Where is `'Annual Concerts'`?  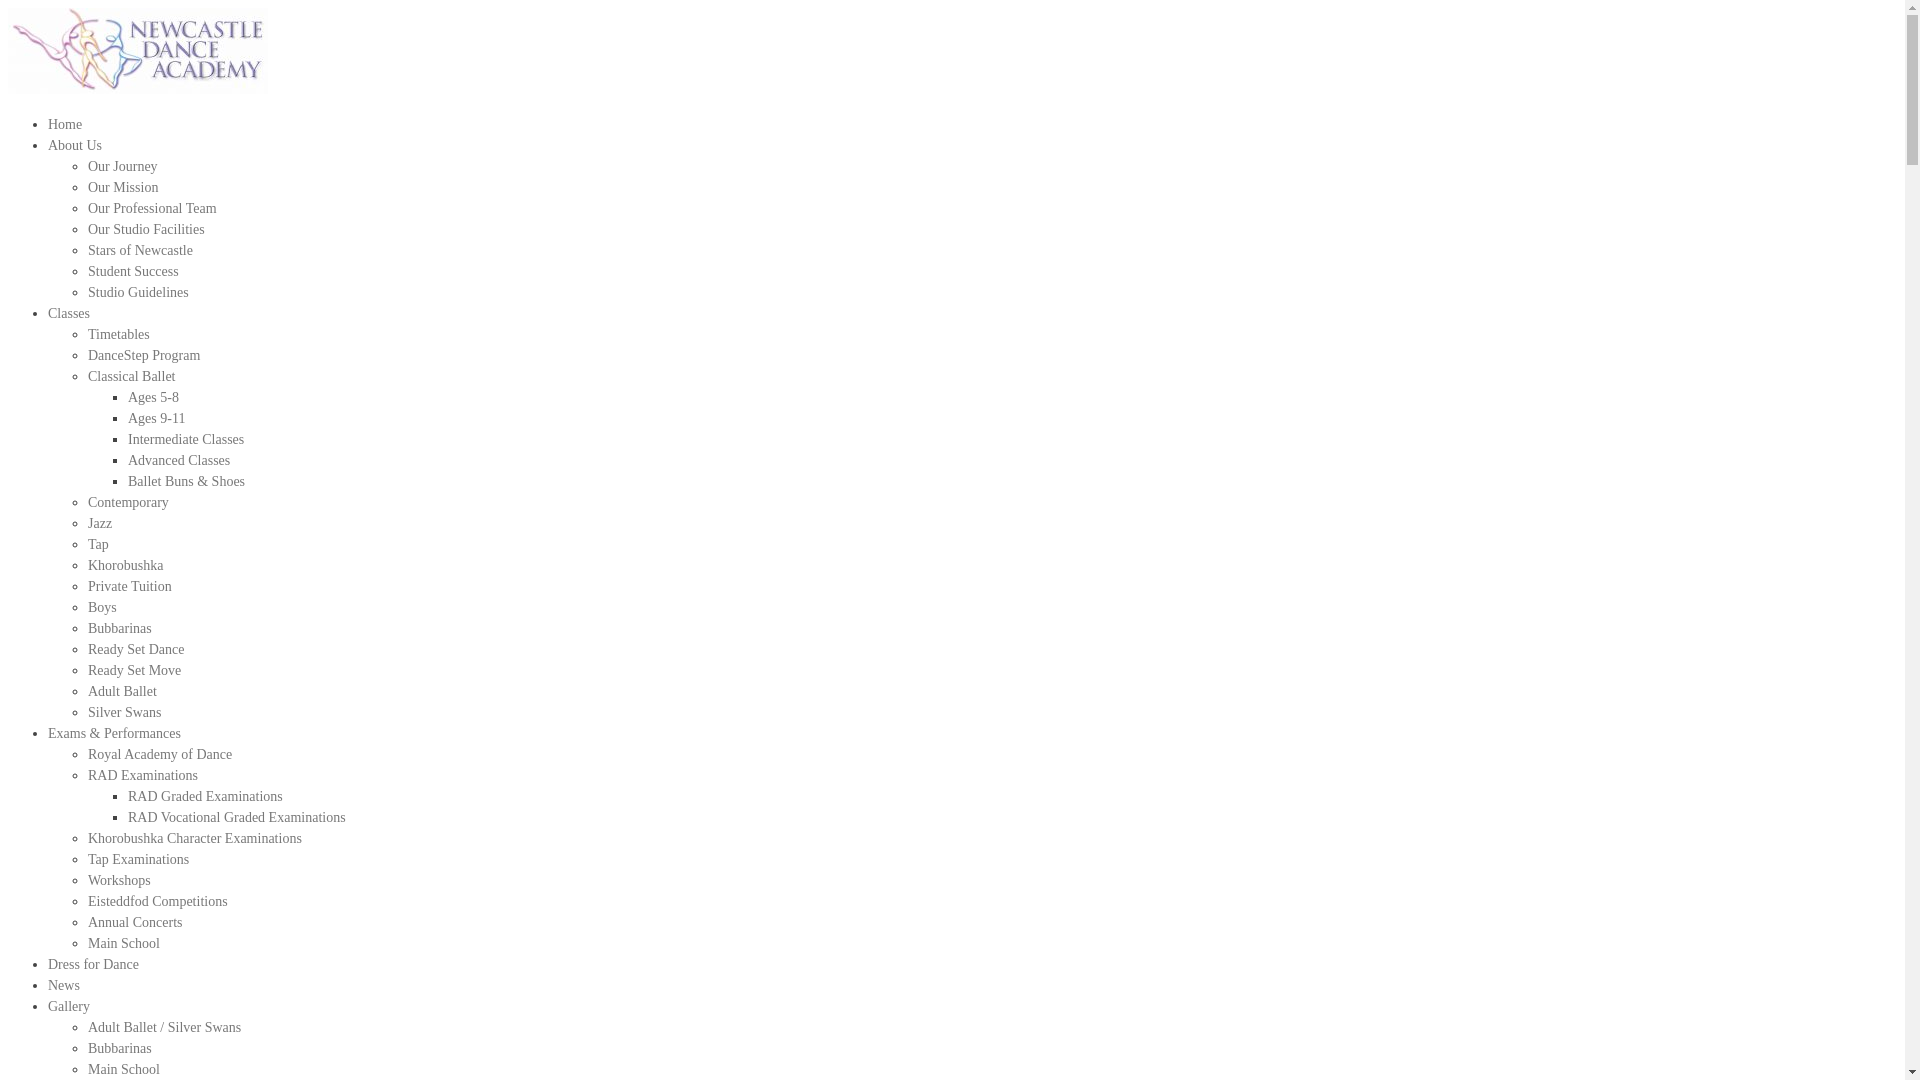 'Annual Concerts' is located at coordinates (133, 922).